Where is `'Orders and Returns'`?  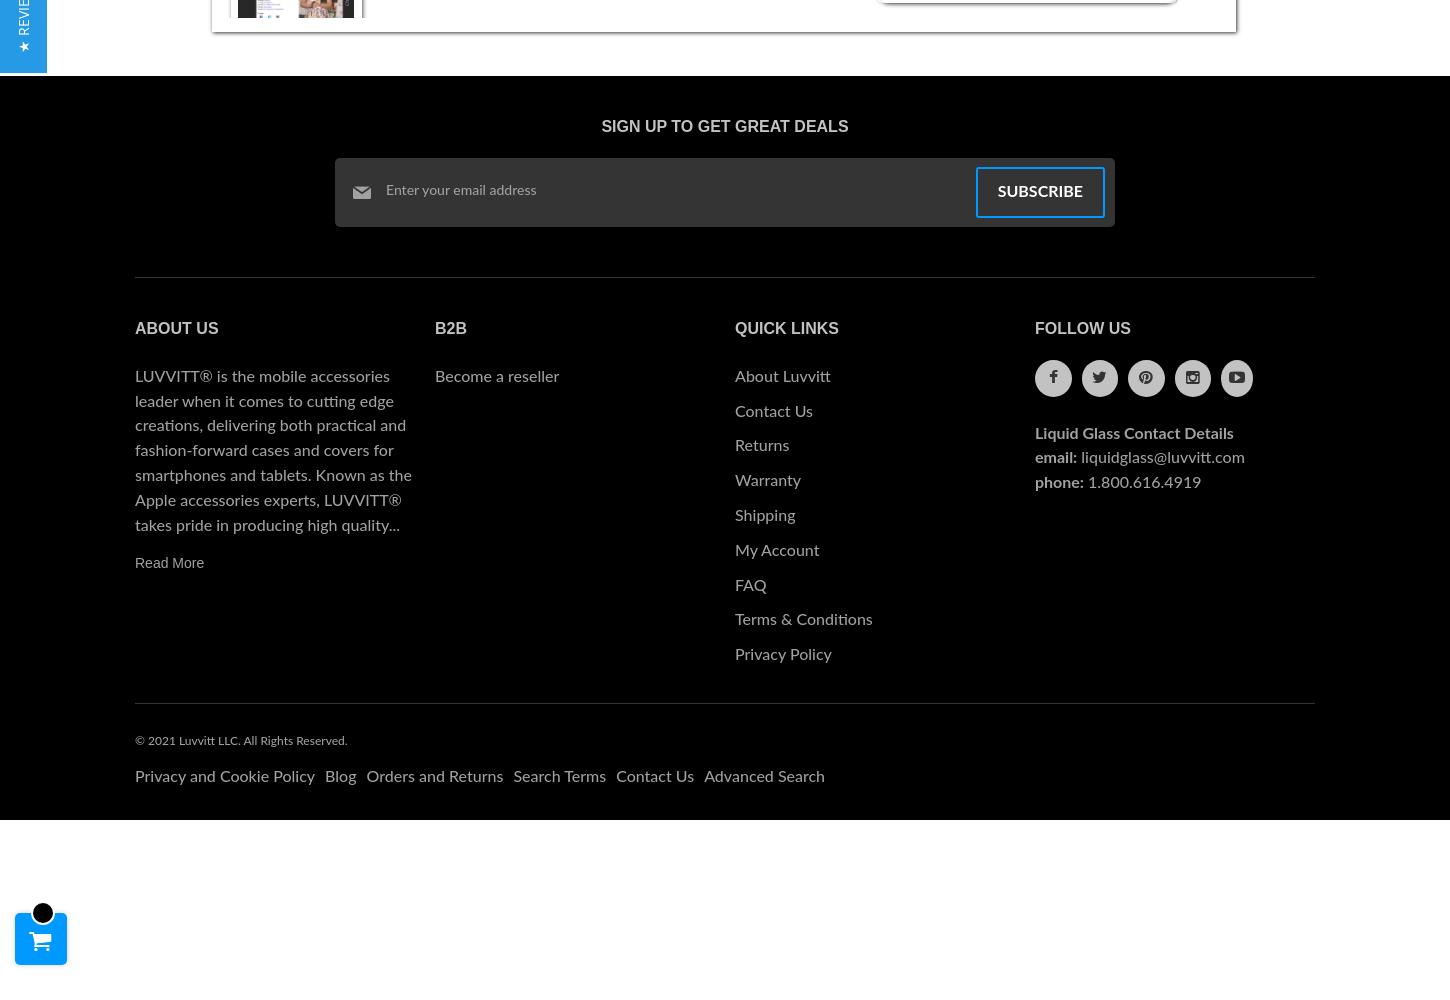 'Orders and Returns' is located at coordinates (433, 777).